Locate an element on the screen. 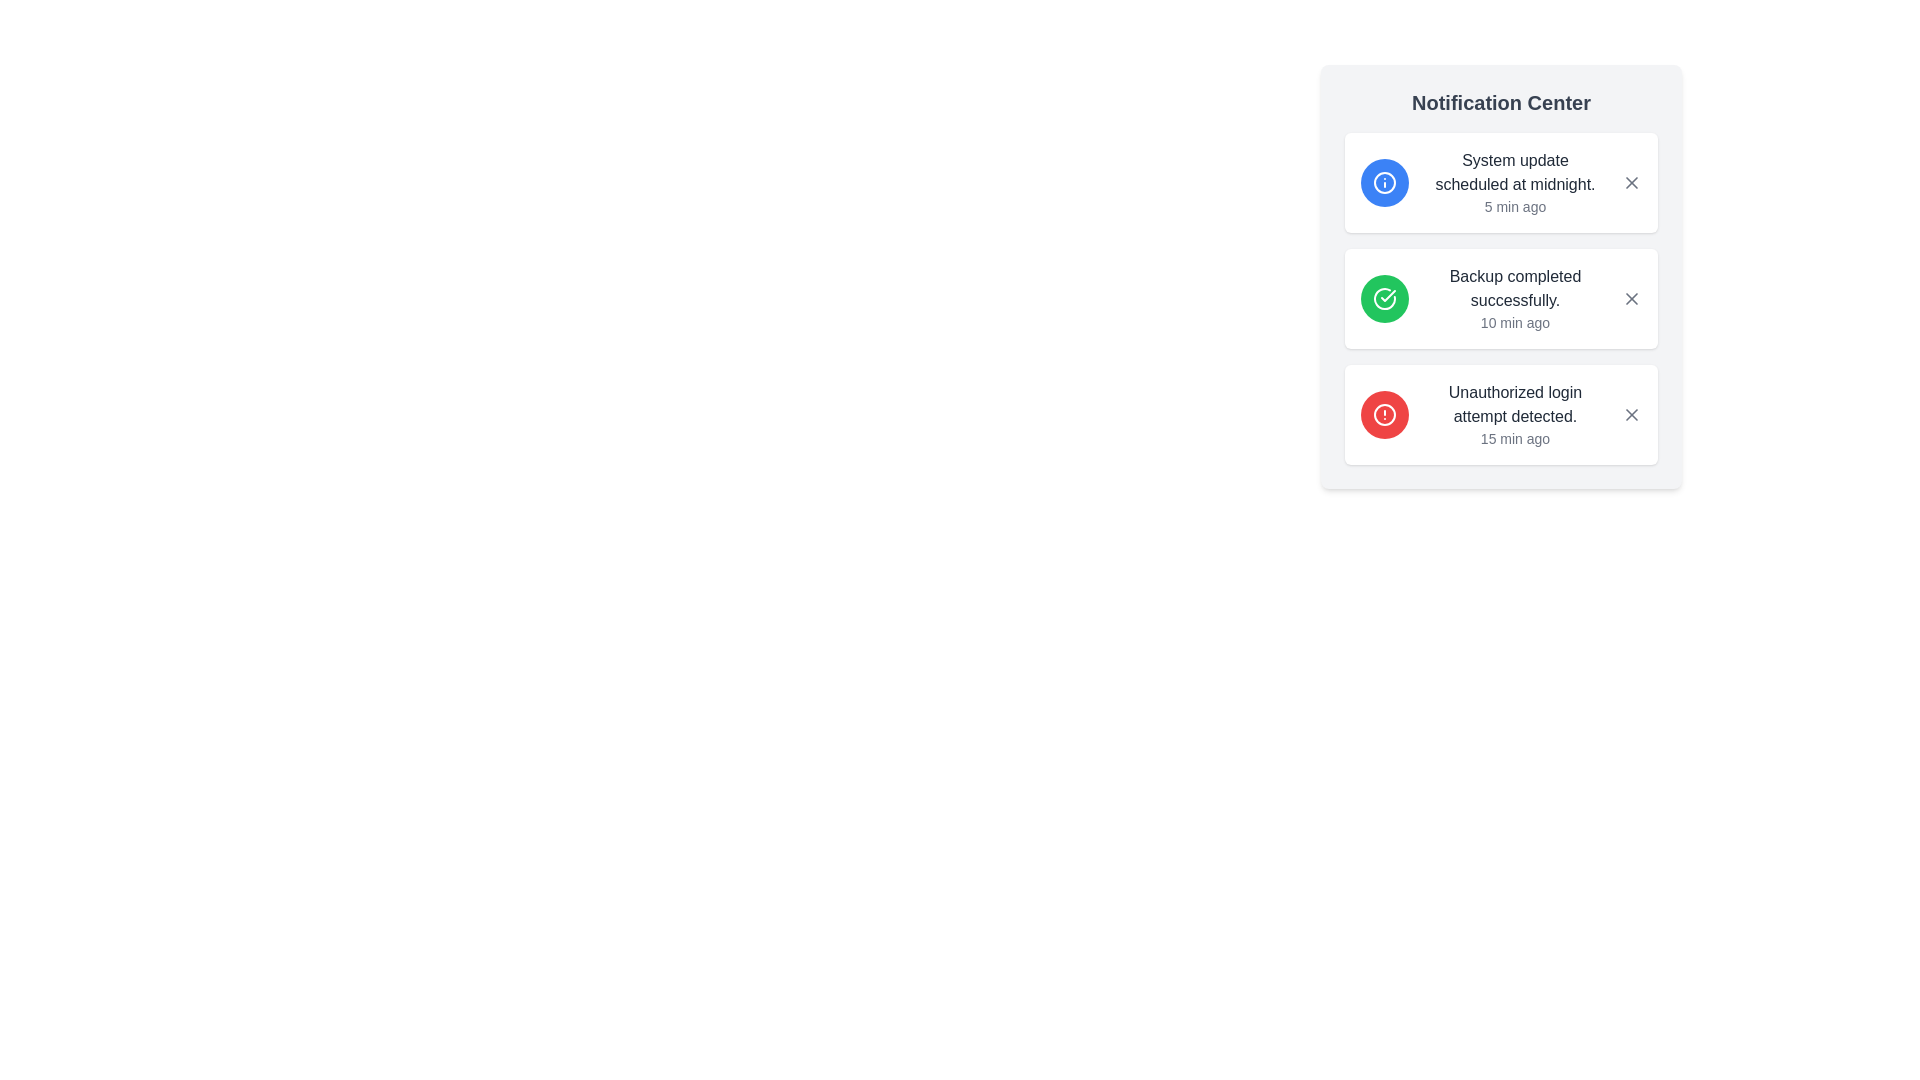 The width and height of the screenshot is (1920, 1080). the button with a gray hover effect located in the top right corner of the notification saying 'System update scheduled at midnight.' is located at coordinates (1632, 182).